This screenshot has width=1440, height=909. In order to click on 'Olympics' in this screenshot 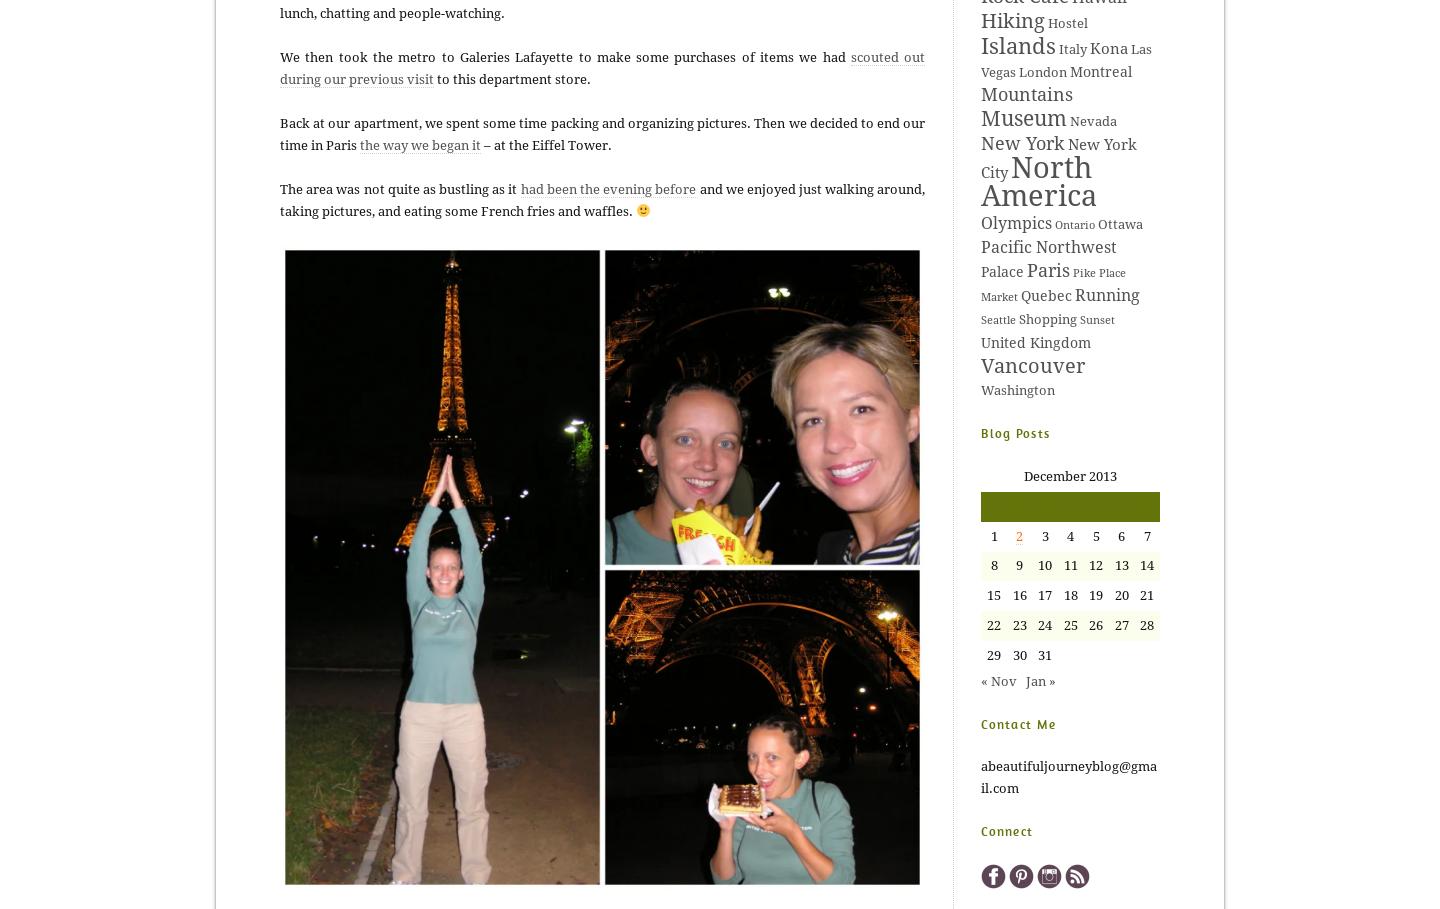, I will do `click(1015, 222)`.